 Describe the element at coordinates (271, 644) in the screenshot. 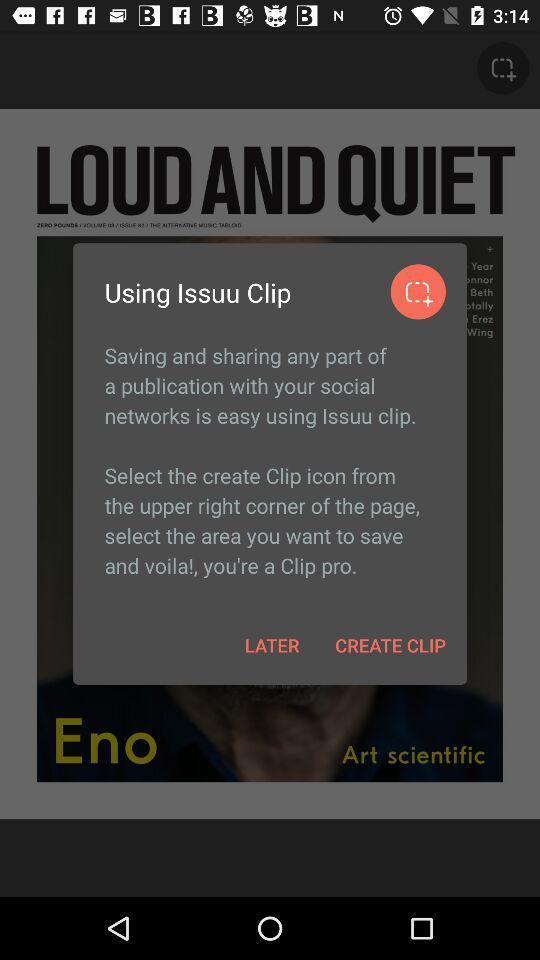

I see `the item next to create clip item` at that location.